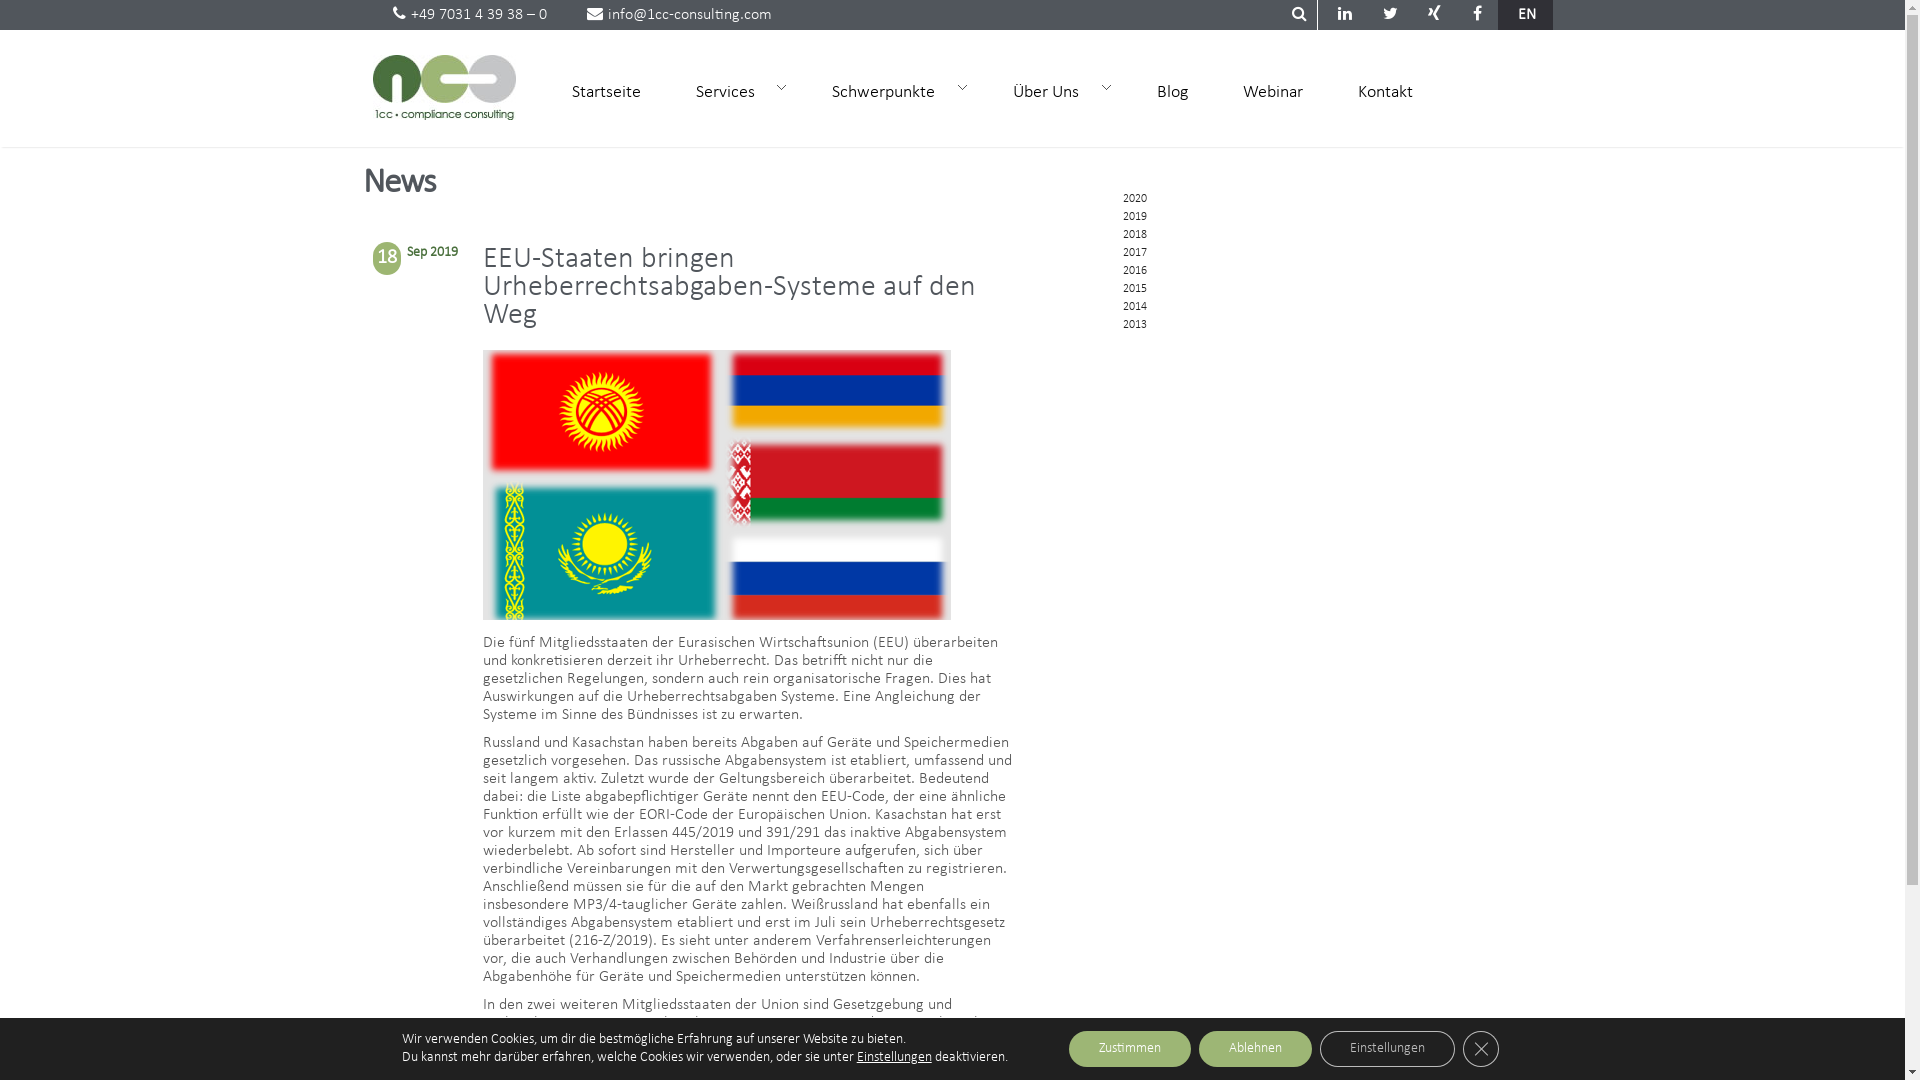  What do you see at coordinates (584, 15) in the screenshot?
I see `'info@1cc-consulting.com'` at bounding box center [584, 15].